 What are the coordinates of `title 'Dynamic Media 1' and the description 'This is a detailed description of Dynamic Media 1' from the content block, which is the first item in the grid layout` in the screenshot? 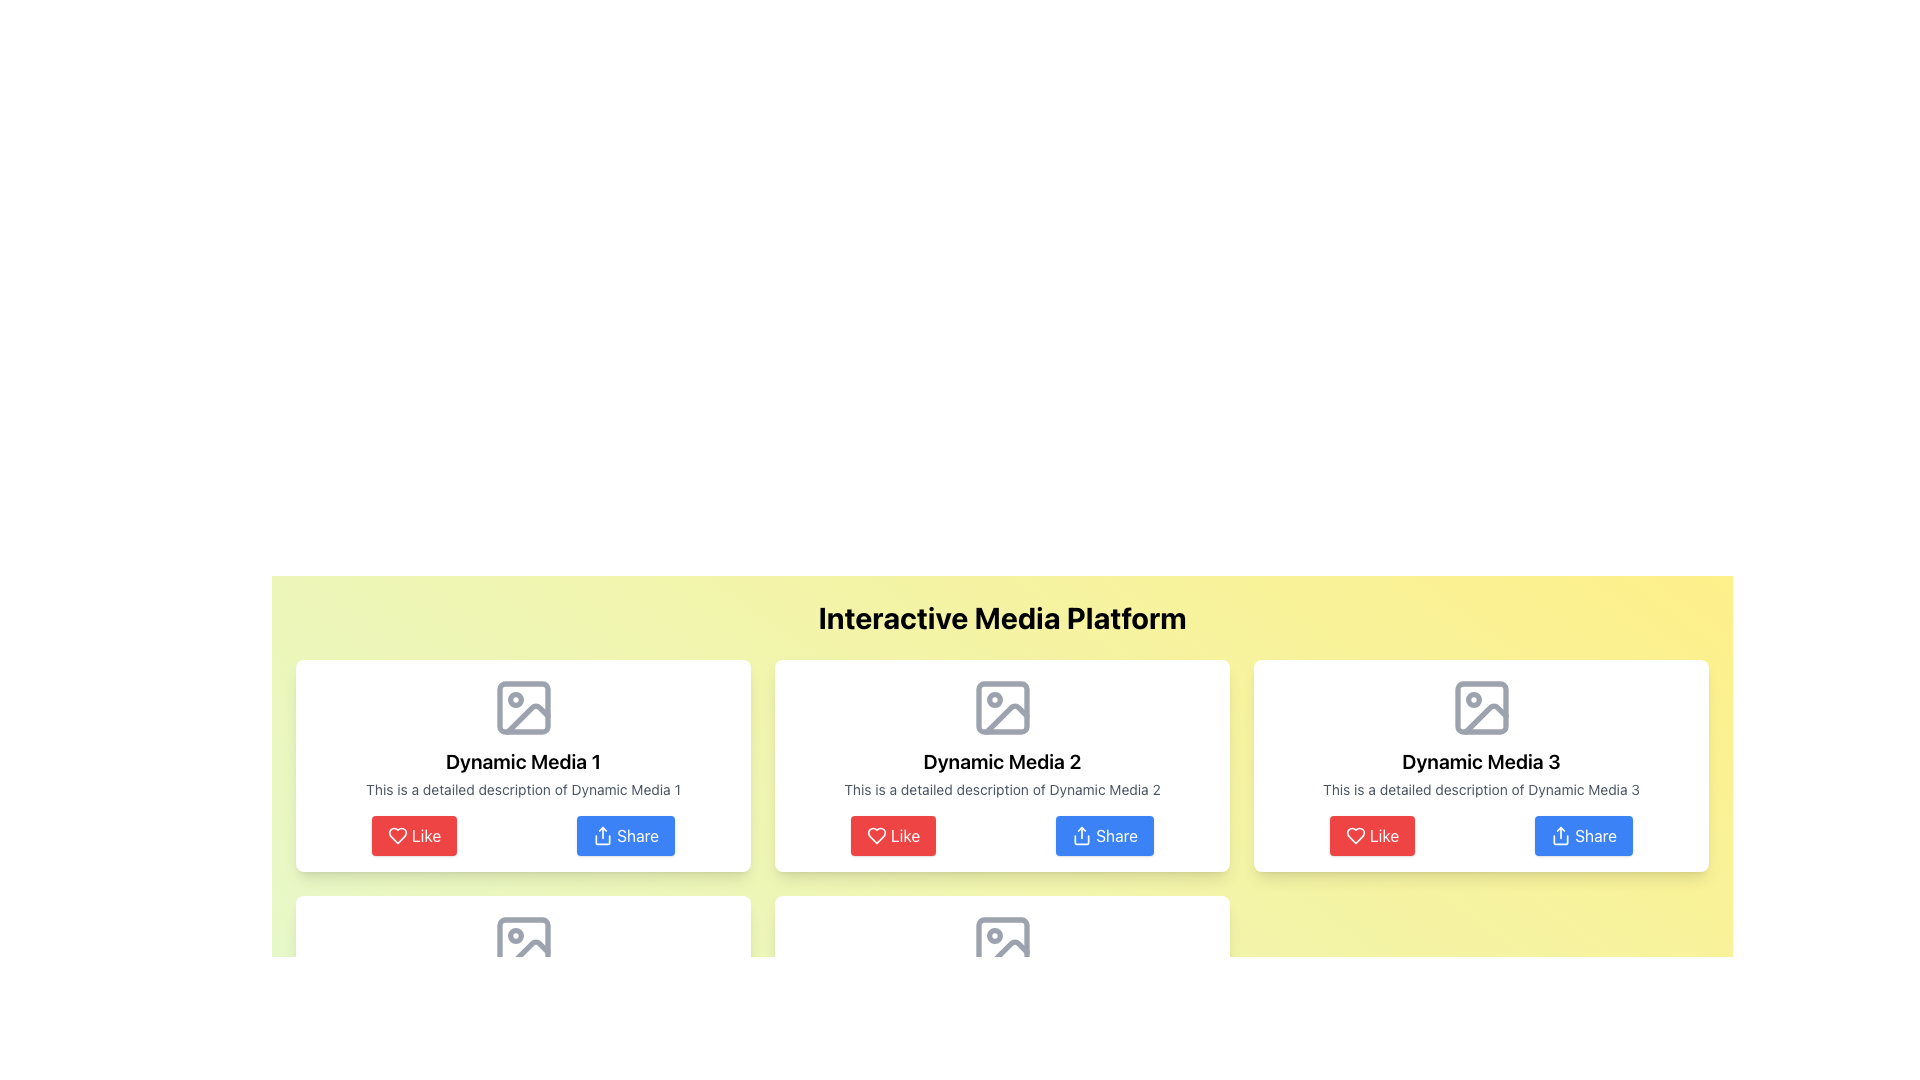 It's located at (523, 737).